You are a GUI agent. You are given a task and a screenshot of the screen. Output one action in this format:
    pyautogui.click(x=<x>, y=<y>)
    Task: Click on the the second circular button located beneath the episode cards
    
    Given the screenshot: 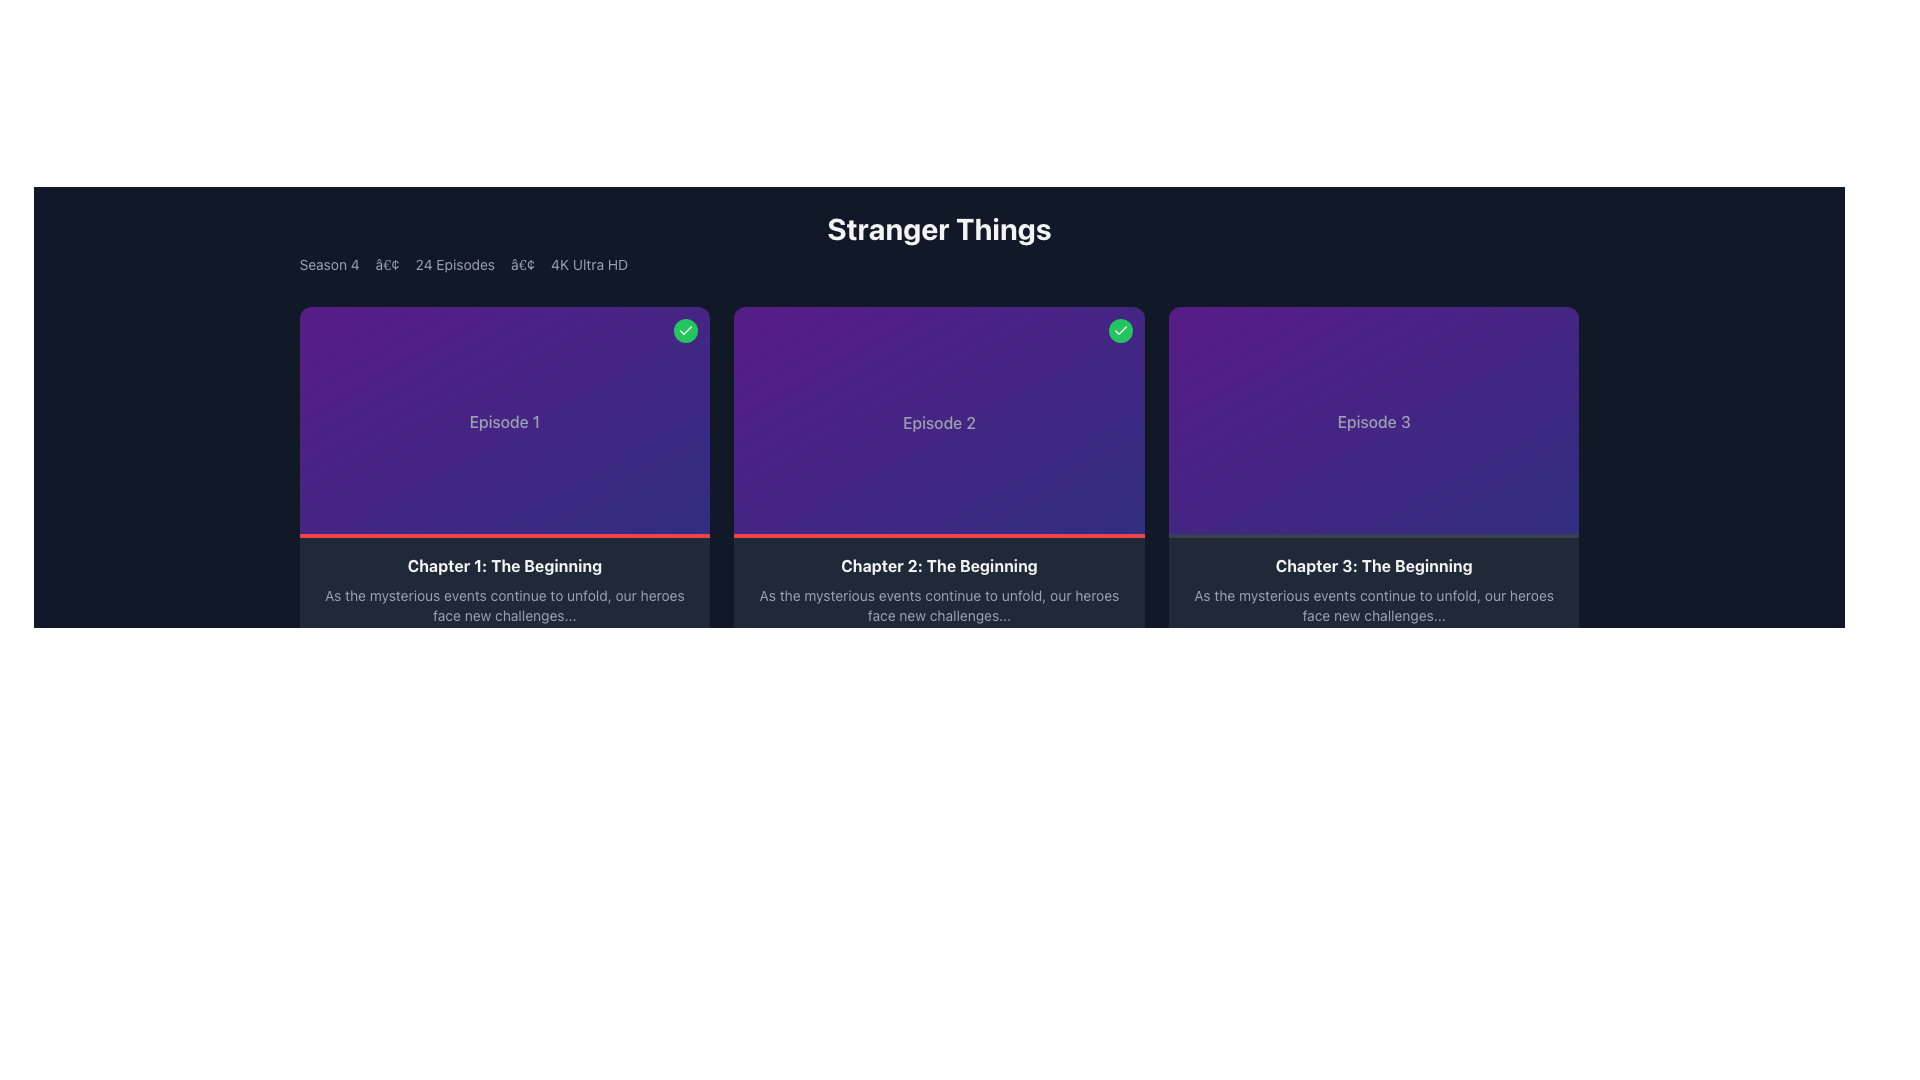 What is the action you would take?
    pyautogui.click(x=1111, y=658)
    